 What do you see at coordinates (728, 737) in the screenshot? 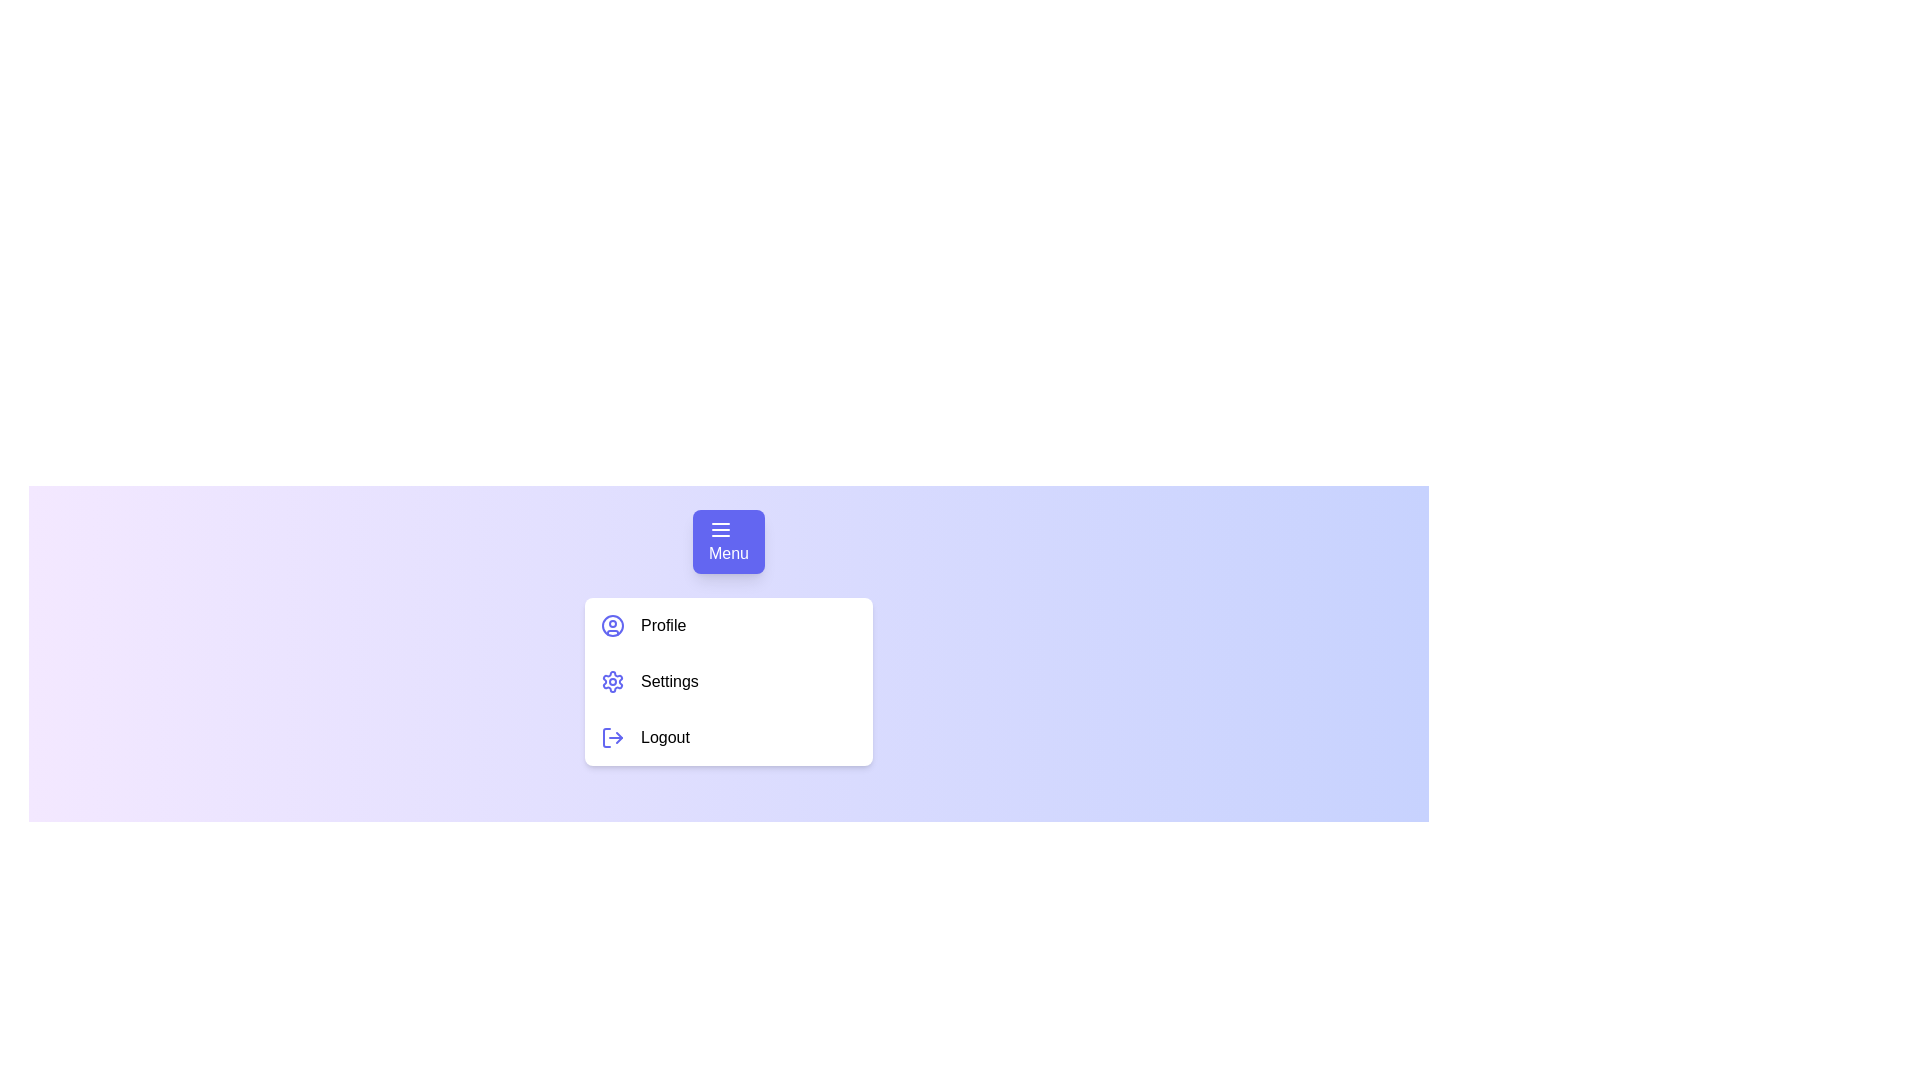
I see `the menu item labeled Logout to preview its hover state` at bounding box center [728, 737].